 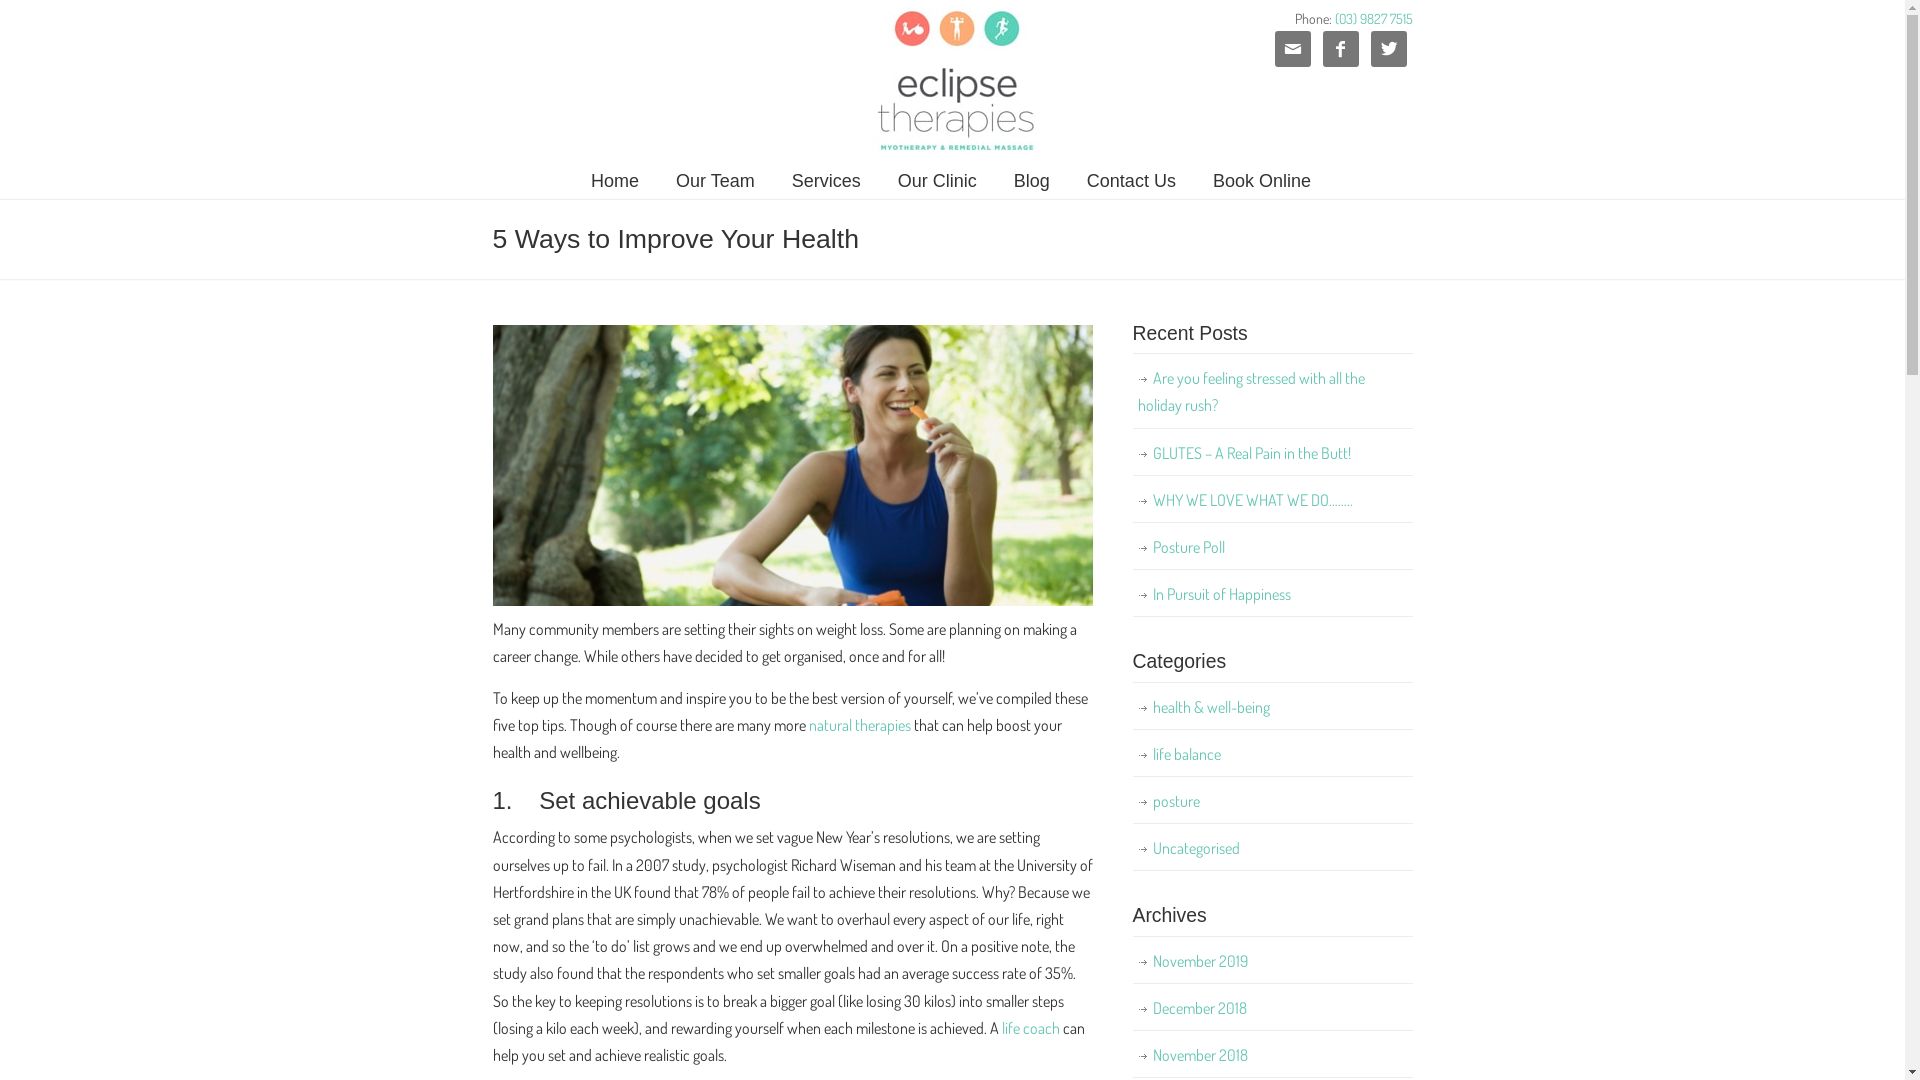 I want to click on 'Book Online', so click(x=1261, y=181).